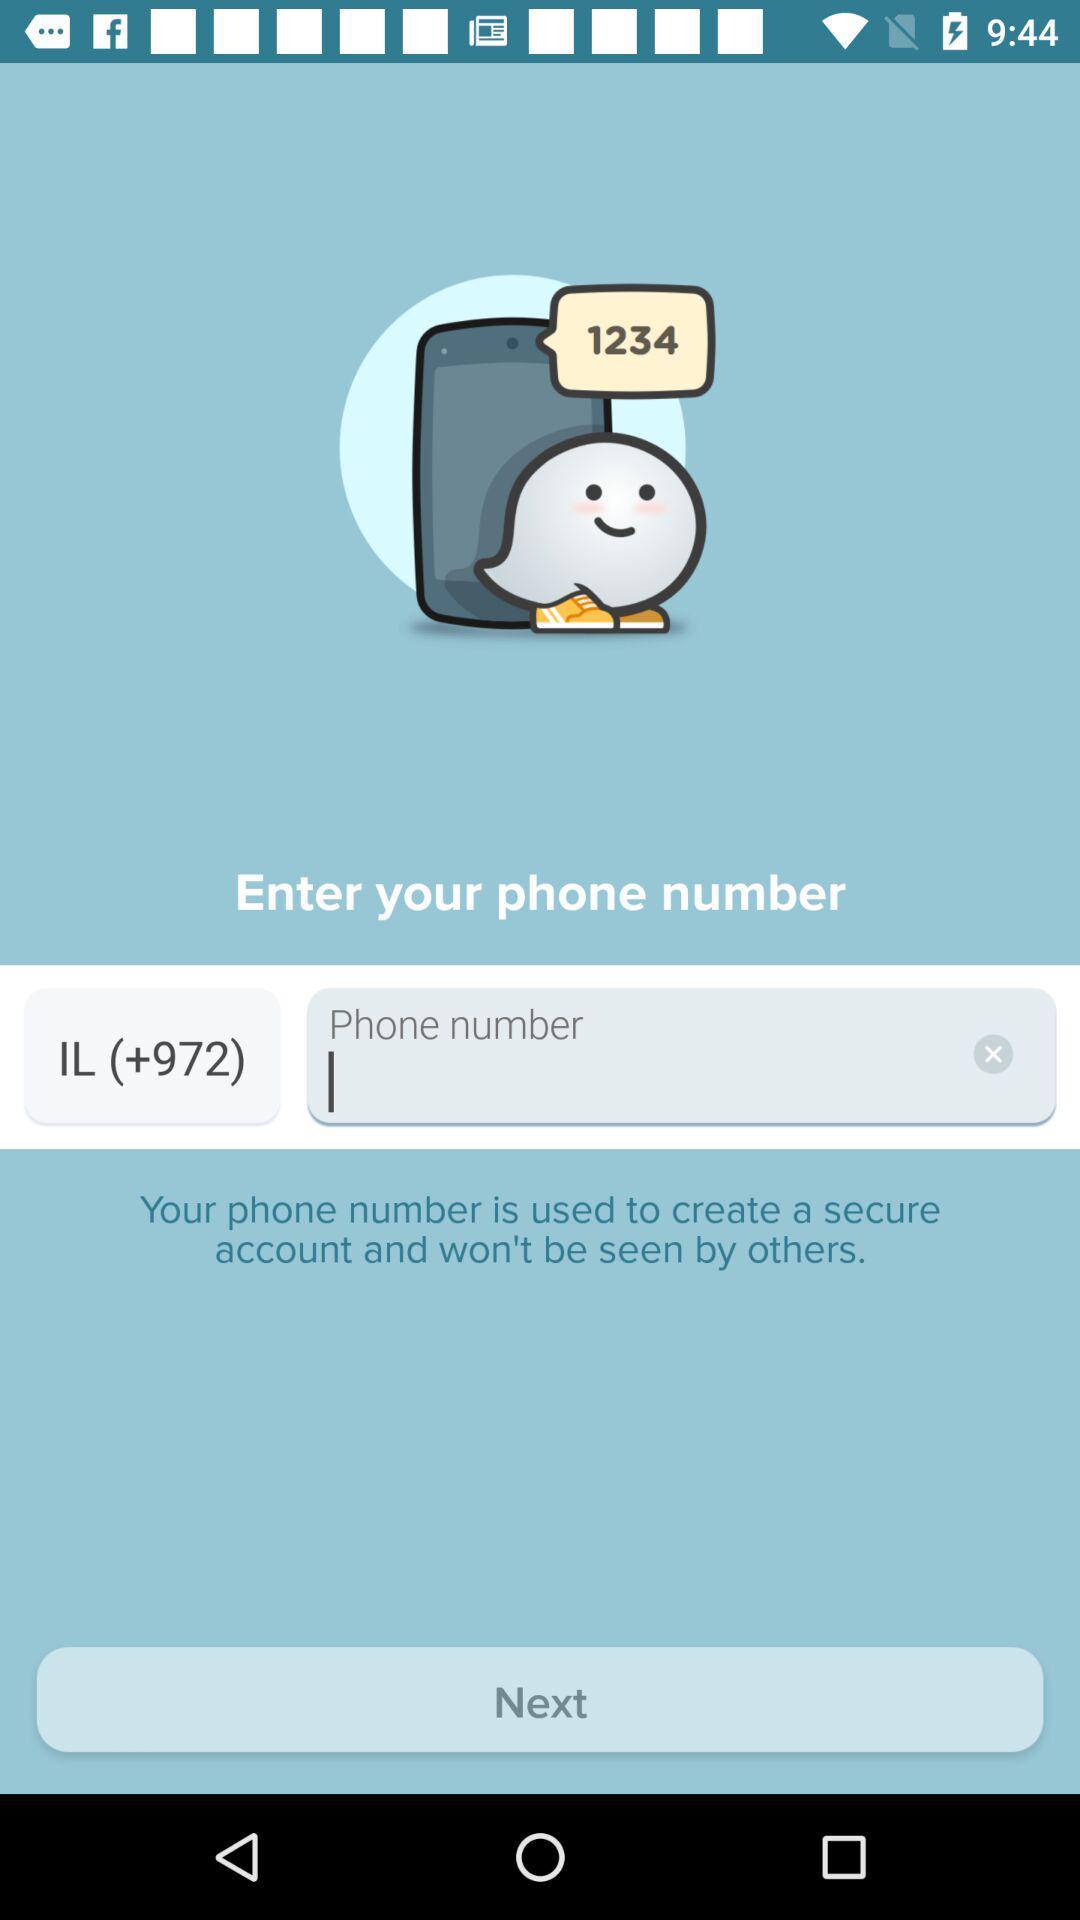  Describe the element at coordinates (151, 1056) in the screenshot. I see `the il (+972) on the left` at that location.